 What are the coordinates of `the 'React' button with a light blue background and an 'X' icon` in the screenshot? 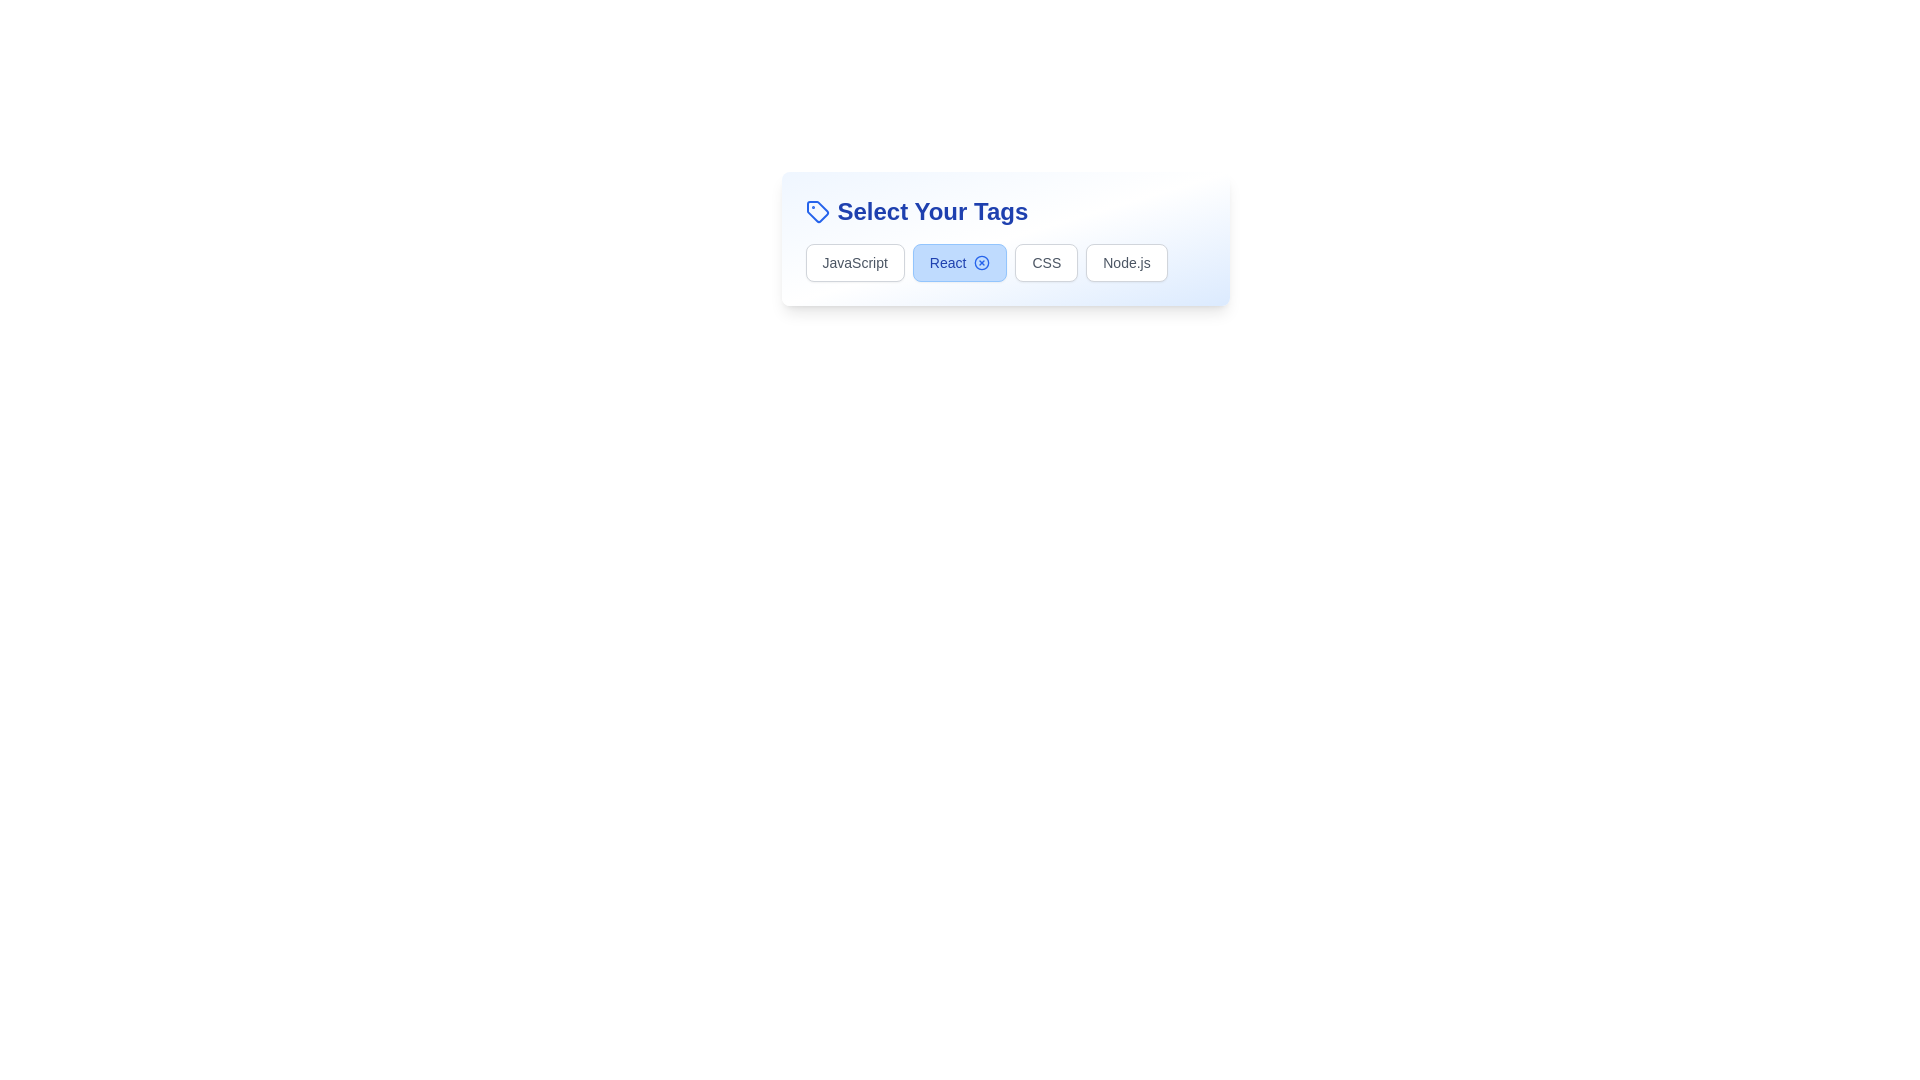 It's located at (960, 261).